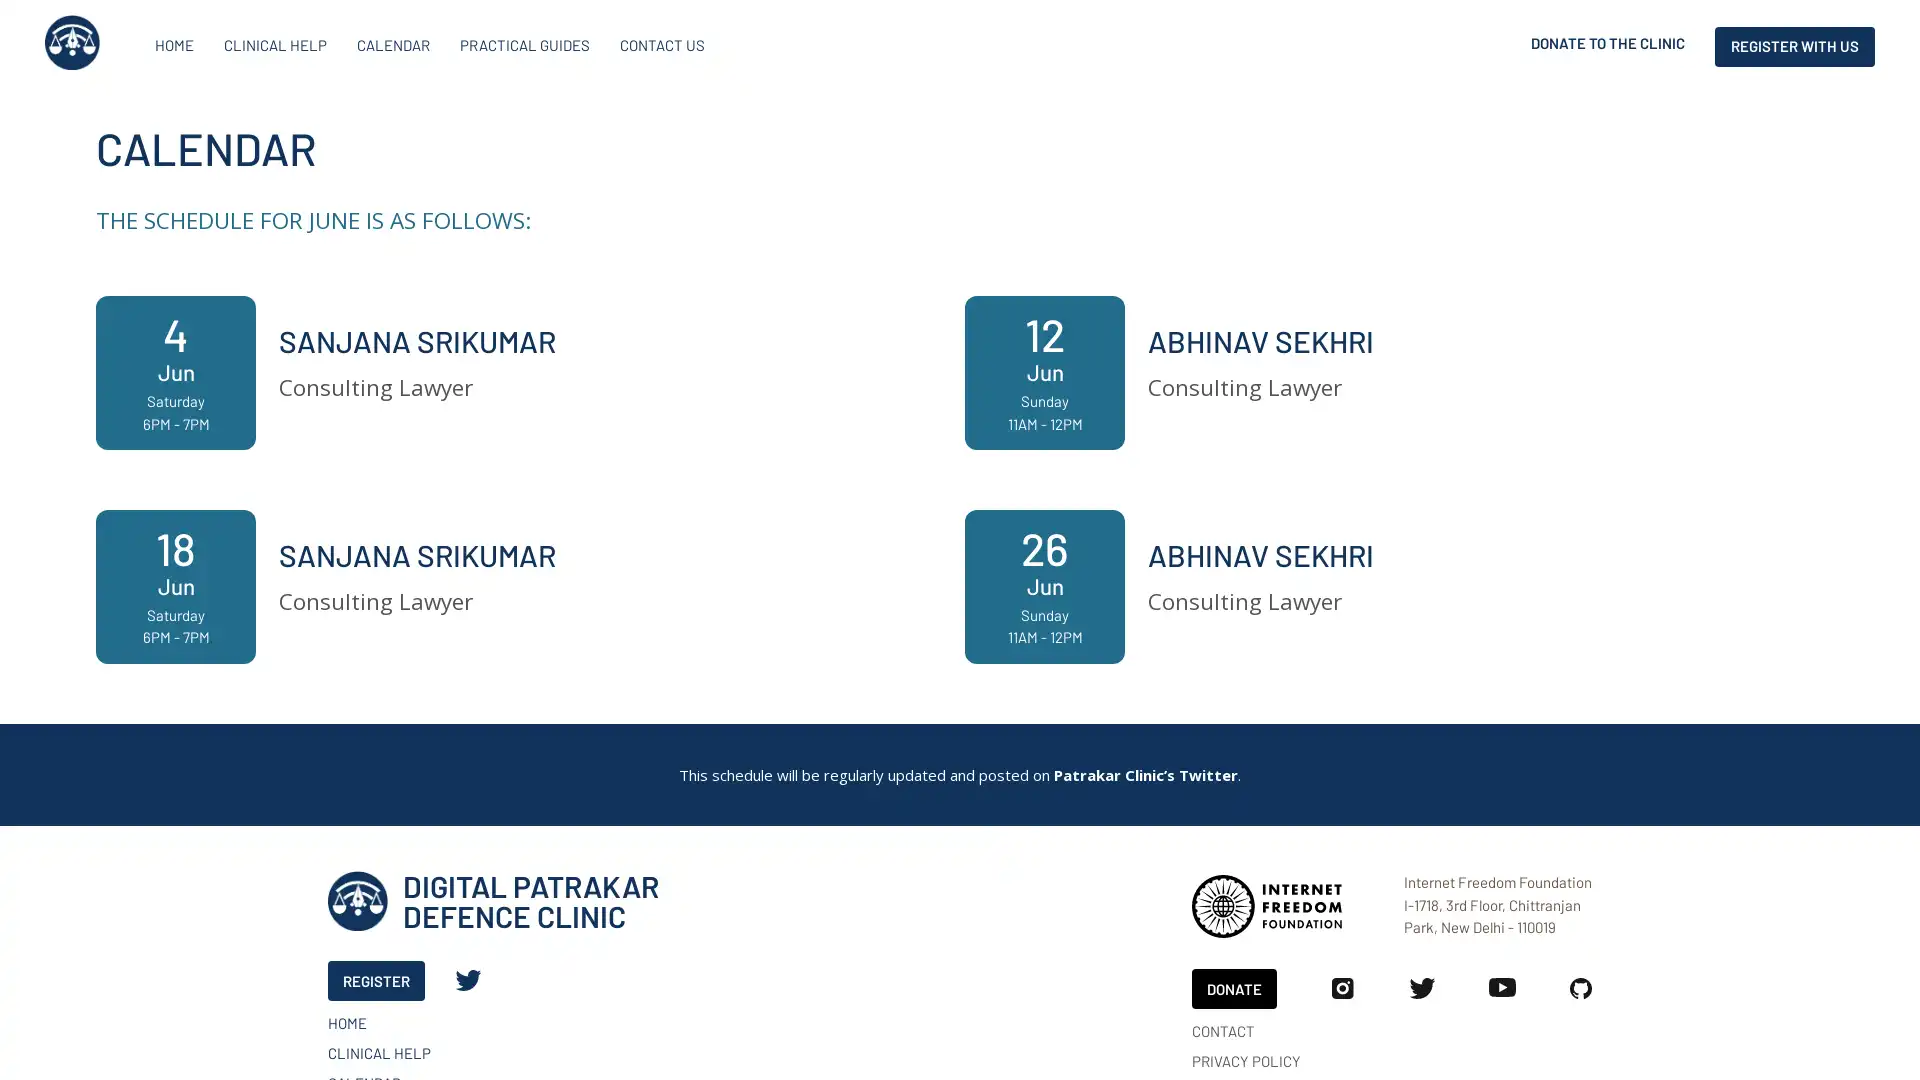 This screenshot has width=1920, height=1080. What do you see at coordinates (1233, 986) in the screenshot?
I see `DONATE` at bounding box center [1233, 986].